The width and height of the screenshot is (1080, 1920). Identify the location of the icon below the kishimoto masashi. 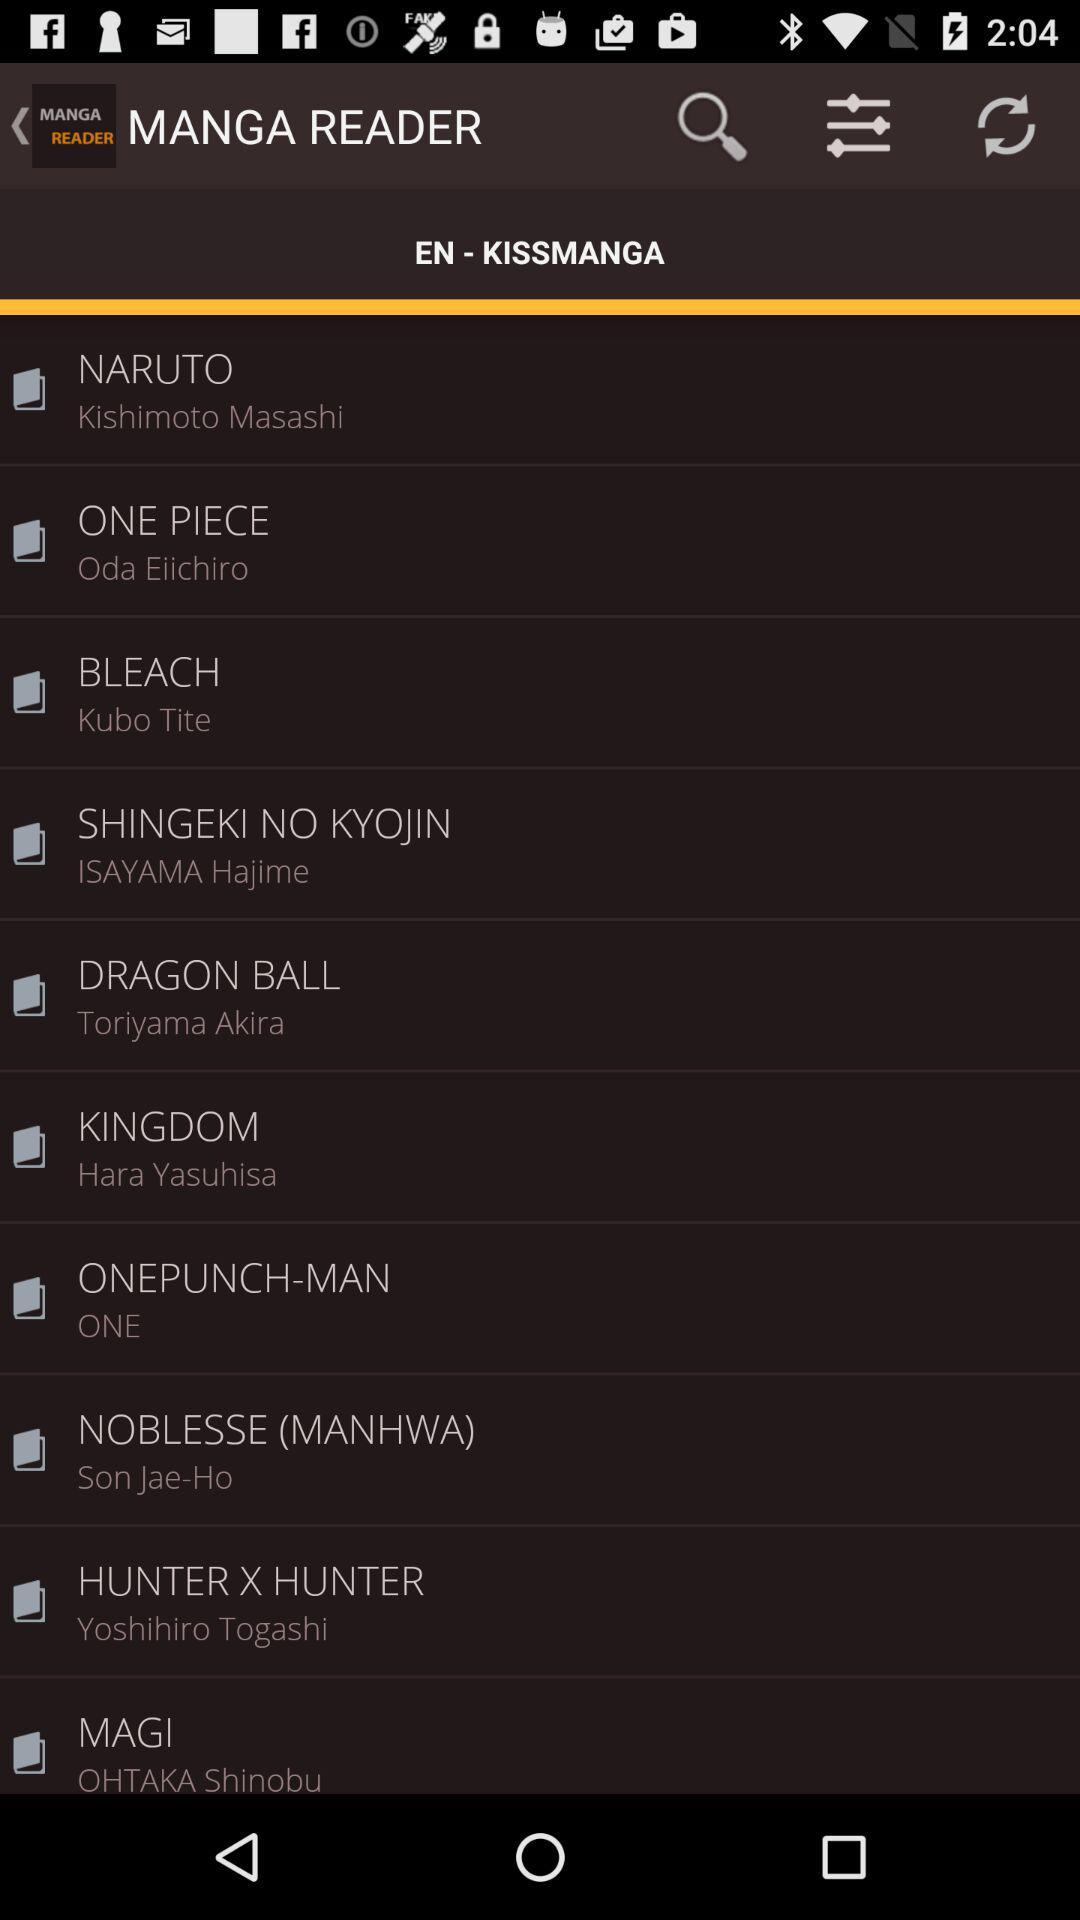
(571, 506).